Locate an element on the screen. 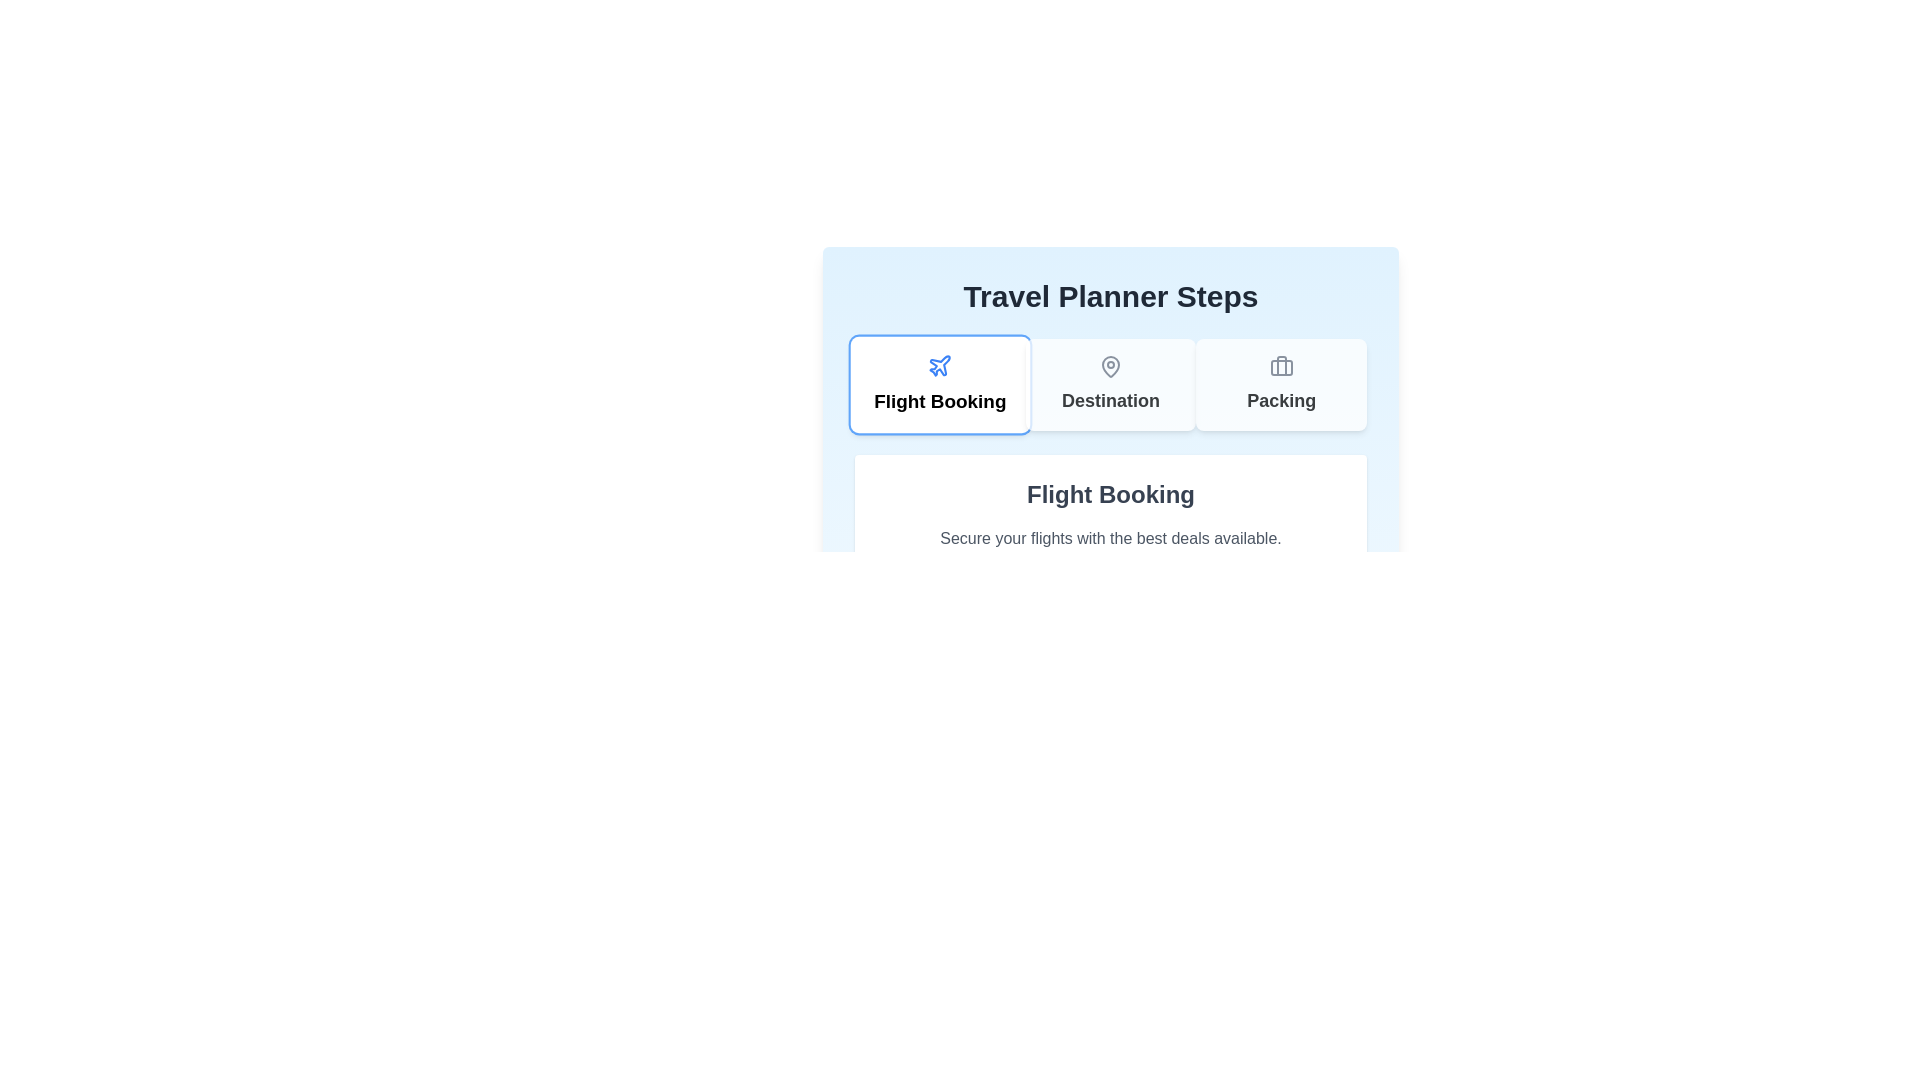 Image resolution: width=1920 pixels, height=1080 pixels. the 'Destination' card in the Interactive navigation section is located at coordinates (1109, 385).